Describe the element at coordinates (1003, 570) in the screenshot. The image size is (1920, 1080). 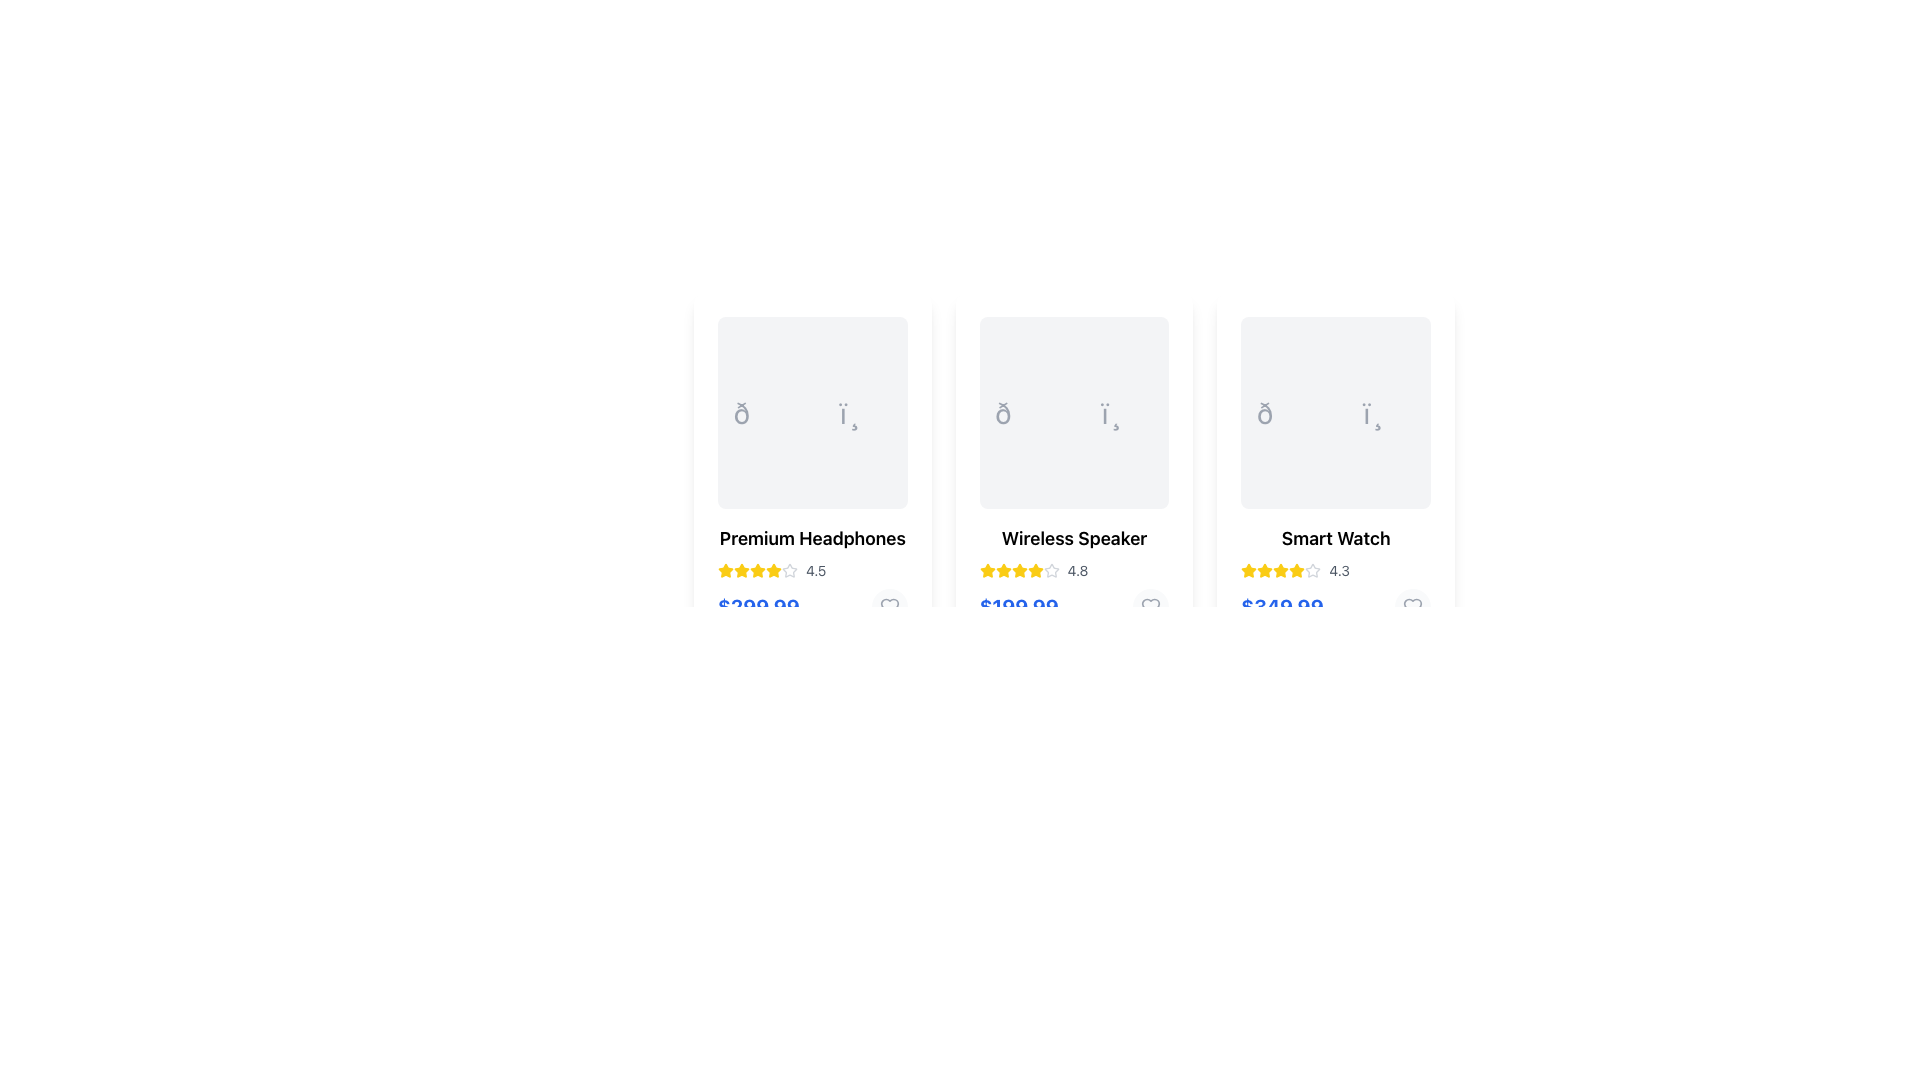
I see `the first filled yellow star rating icon located below the product image in the product card layout to interact with it` at that location.